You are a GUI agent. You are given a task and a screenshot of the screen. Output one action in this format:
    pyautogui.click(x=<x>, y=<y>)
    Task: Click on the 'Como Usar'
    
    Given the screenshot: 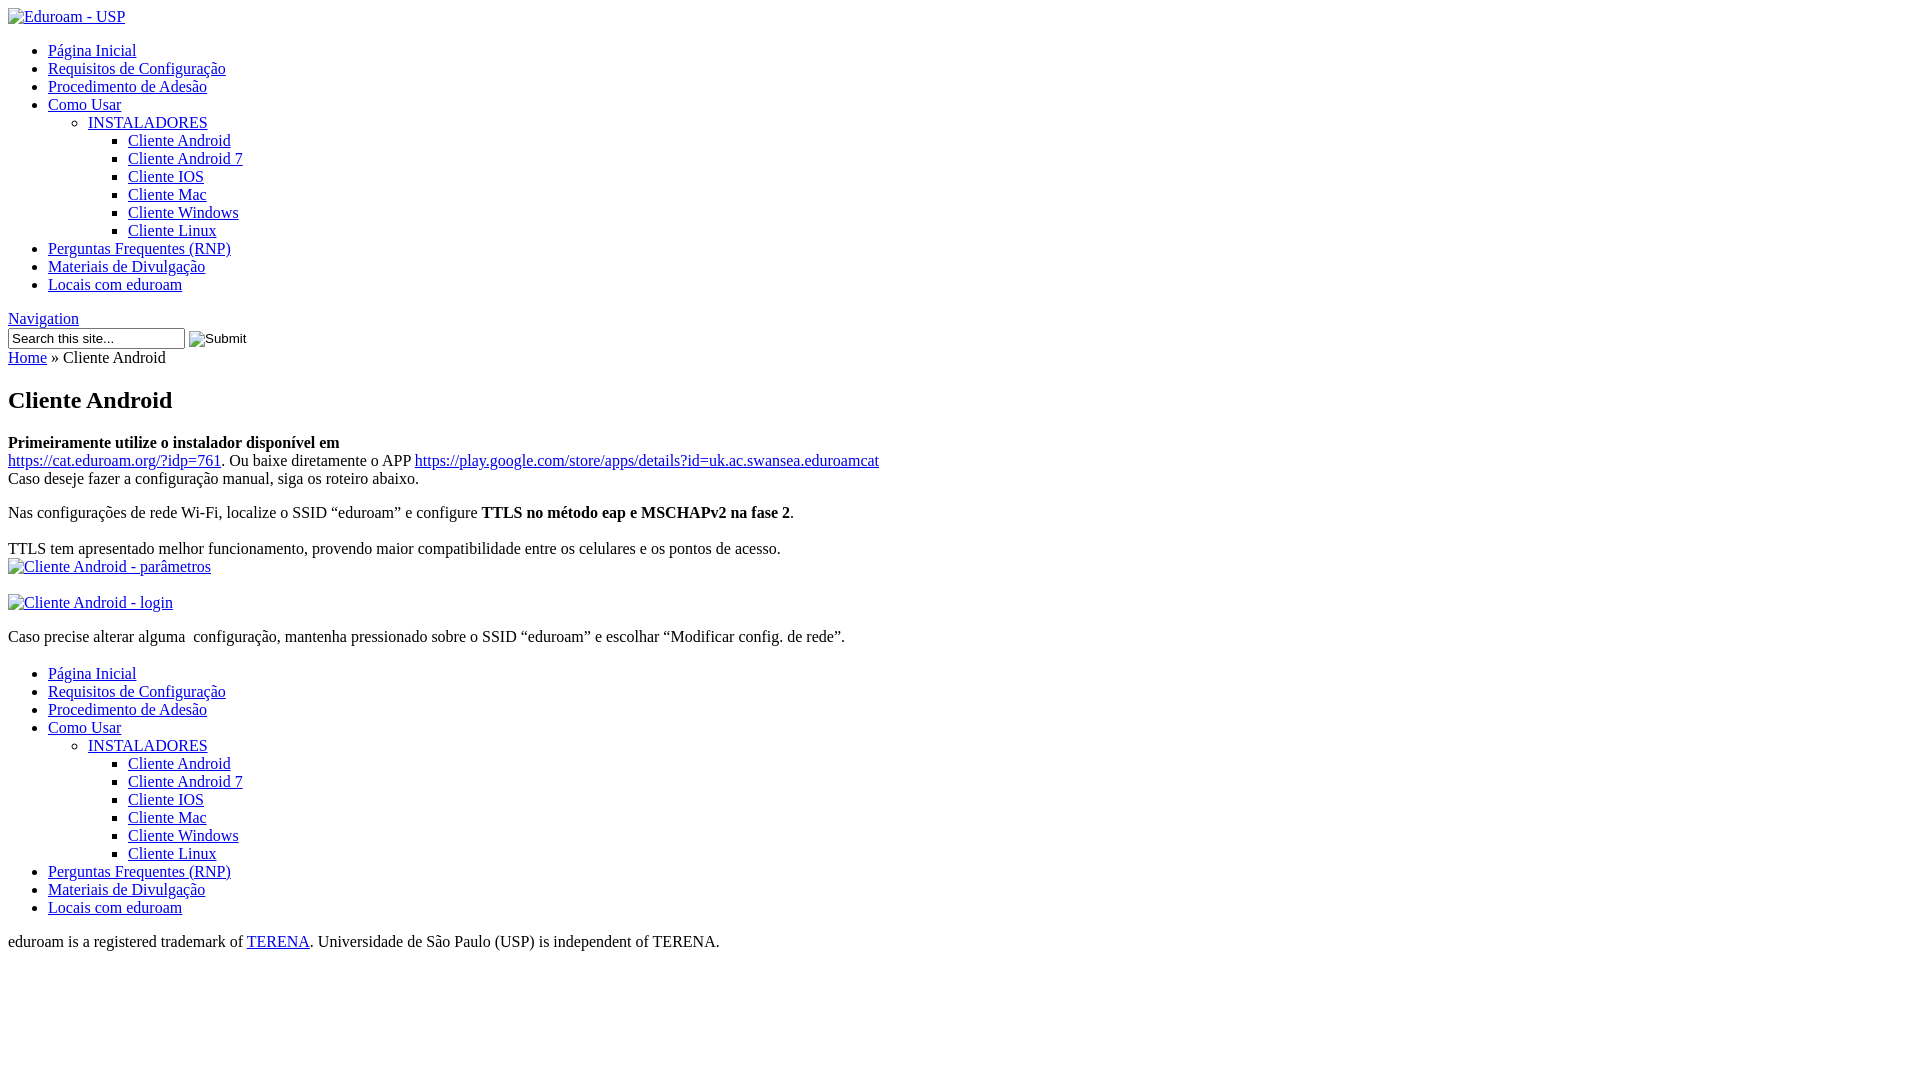 What is the action you would take?
    pyautogui.click(x=83, y=104)
    